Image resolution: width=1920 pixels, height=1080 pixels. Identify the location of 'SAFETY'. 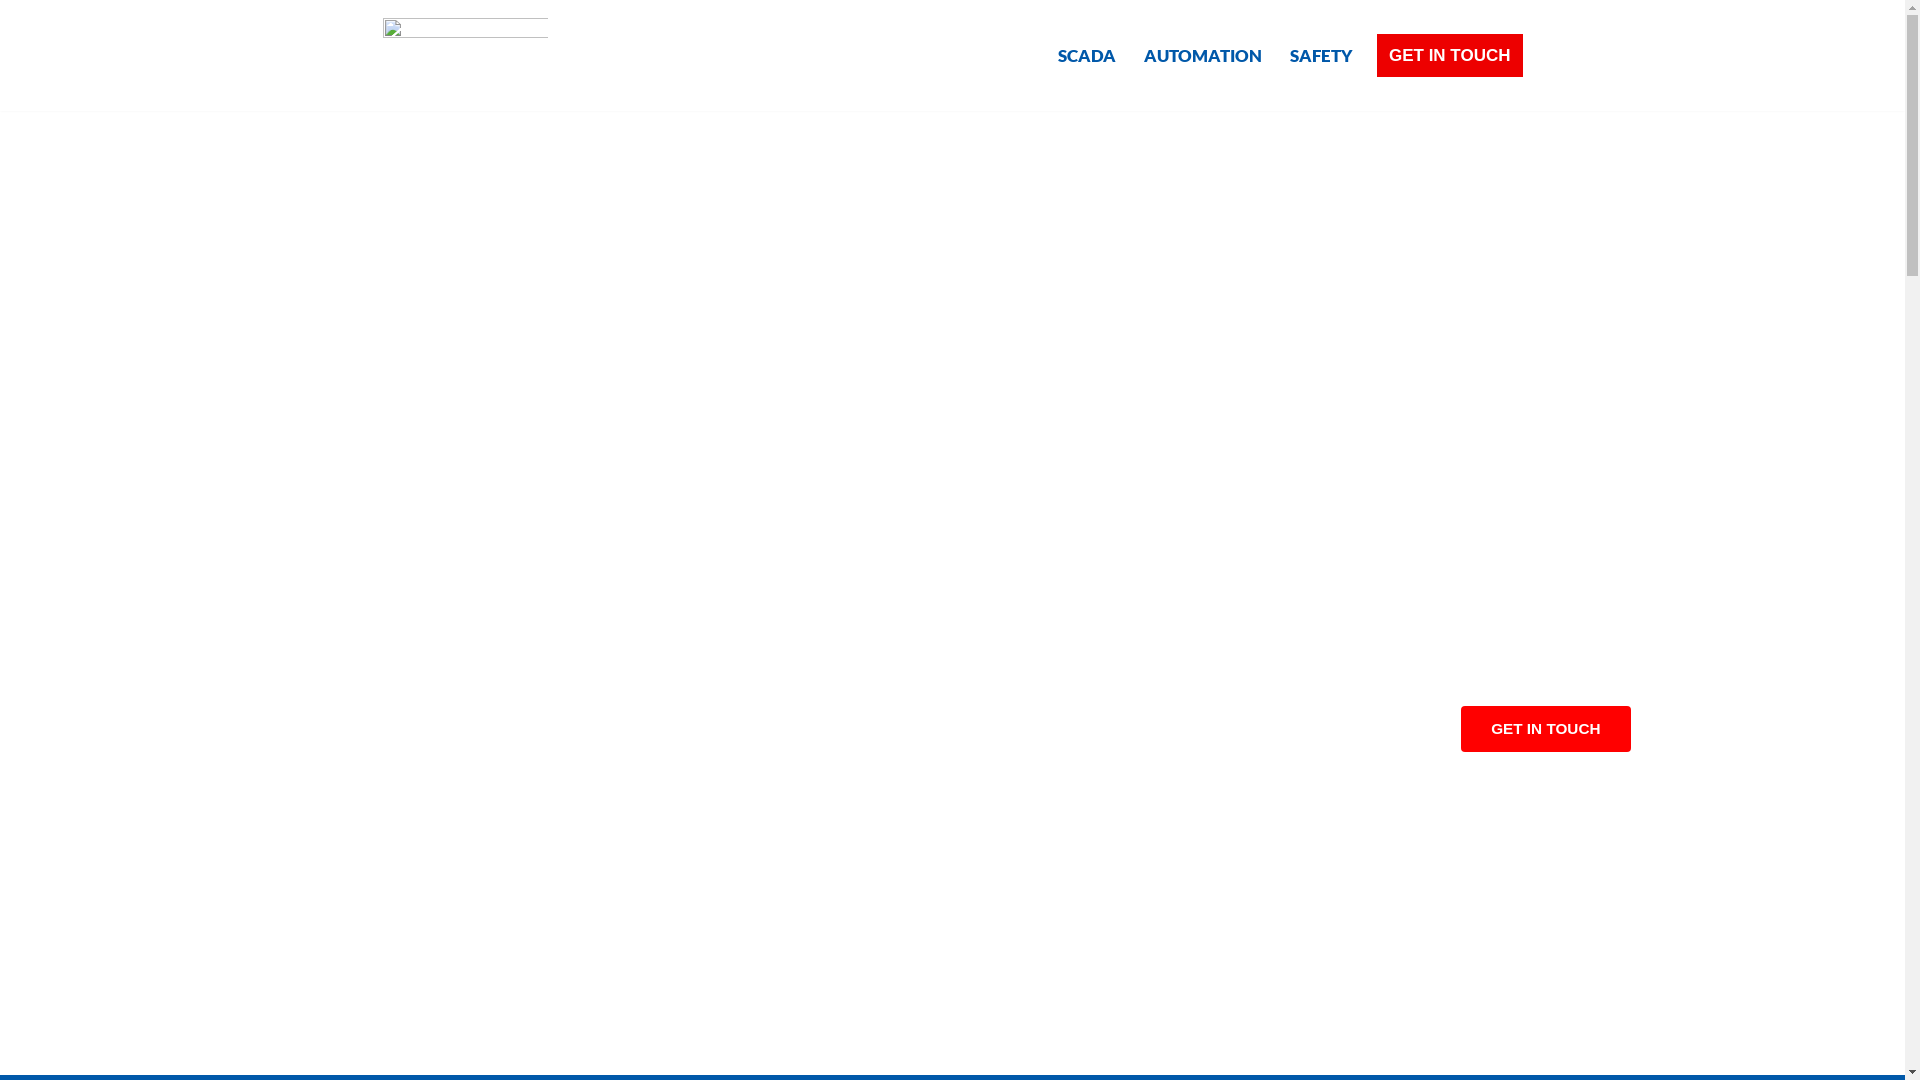
(1321, 53).